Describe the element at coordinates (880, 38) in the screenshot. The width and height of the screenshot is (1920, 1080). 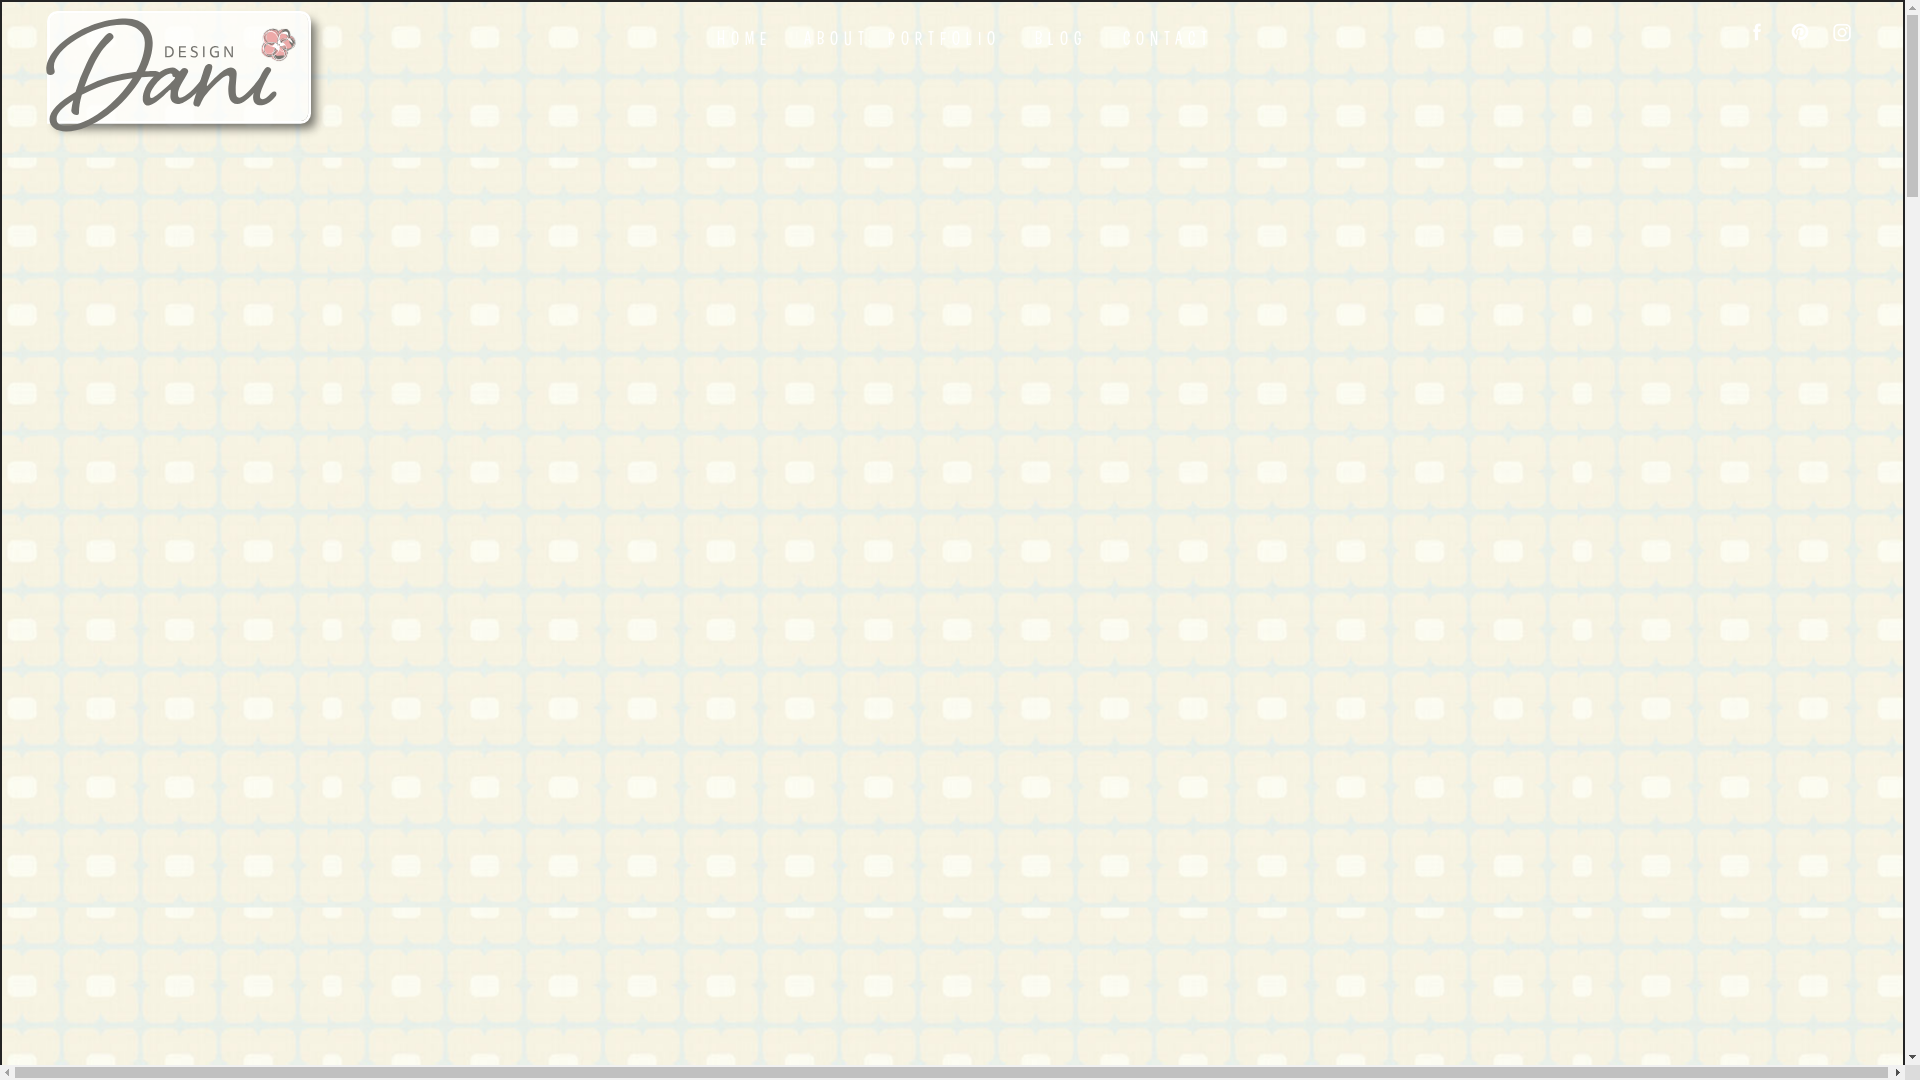
I see `'PORTFOLIO'` at that location.